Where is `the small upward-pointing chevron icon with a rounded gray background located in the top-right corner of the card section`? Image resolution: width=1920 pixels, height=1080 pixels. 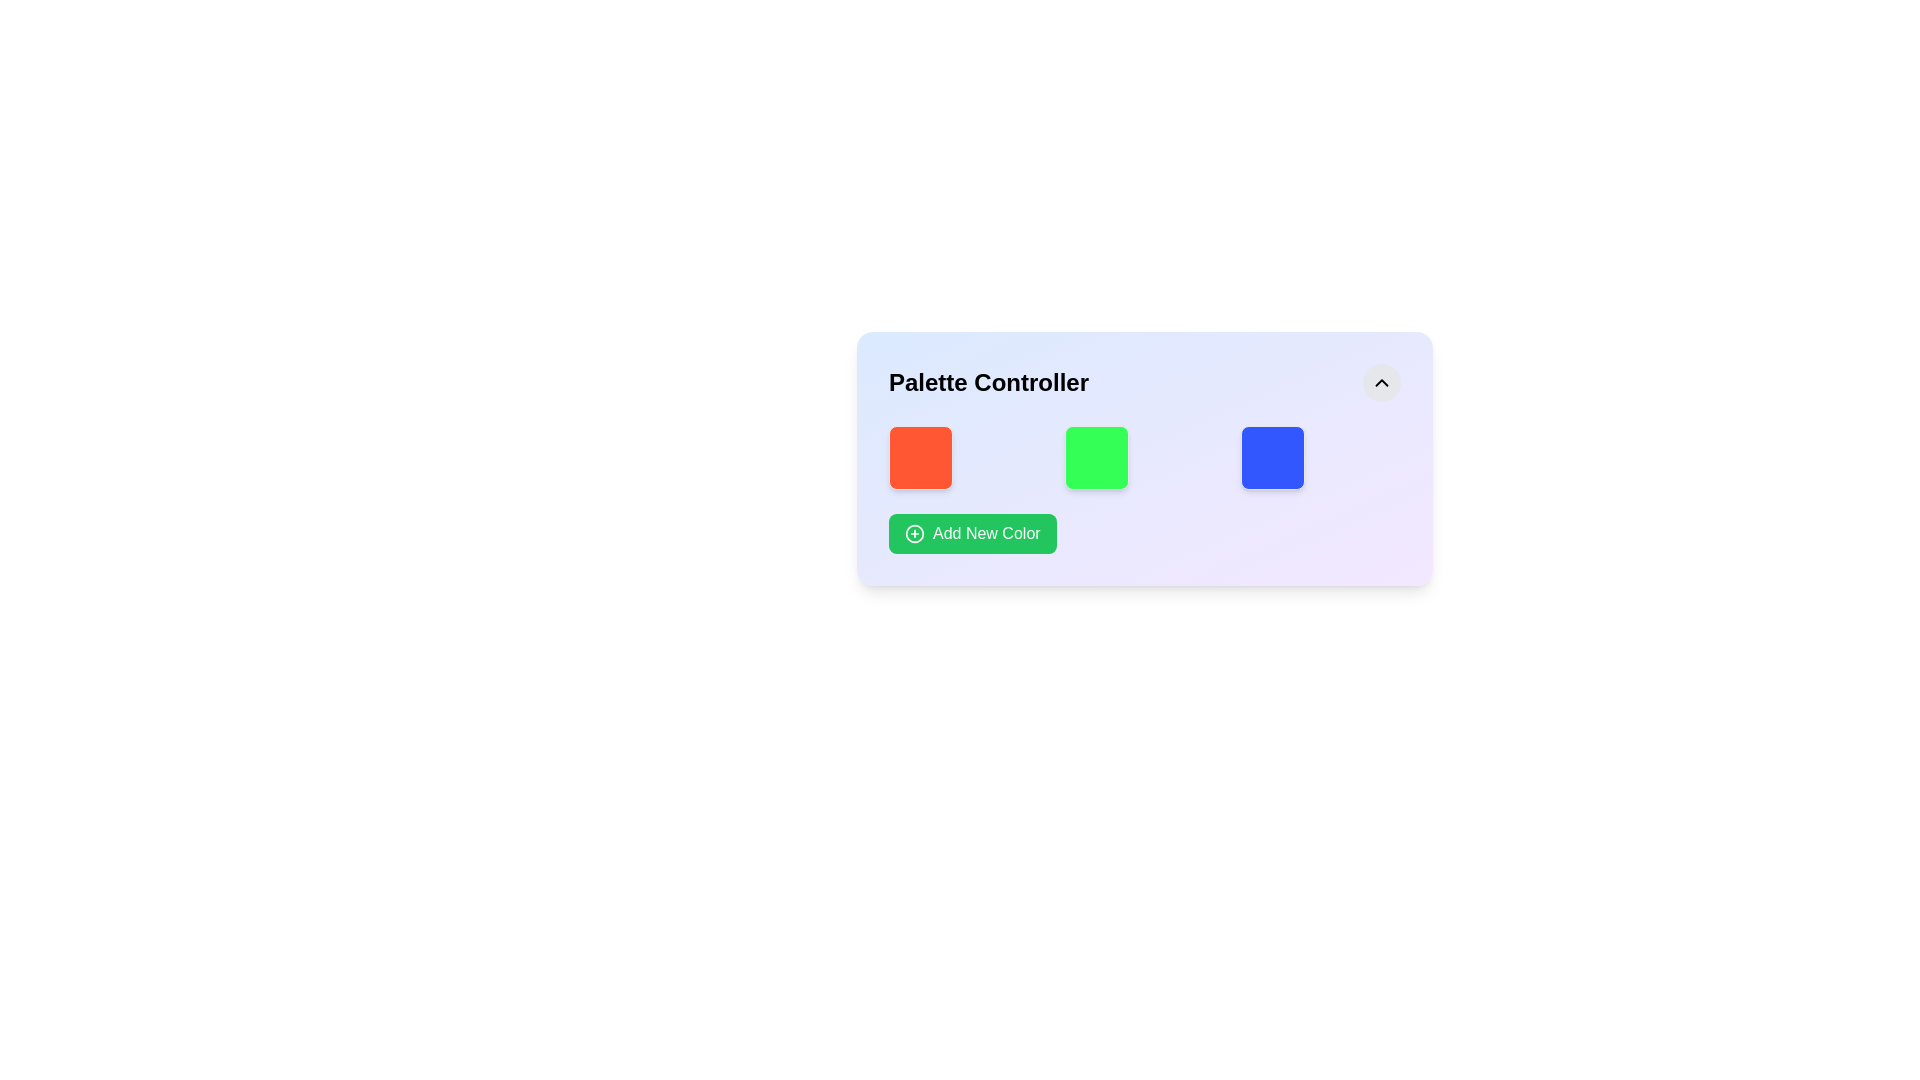 the small upward-pointing chevron icon with a rounded gray background located in the top-right corner of the card section is located at coordinates (1381, 382).